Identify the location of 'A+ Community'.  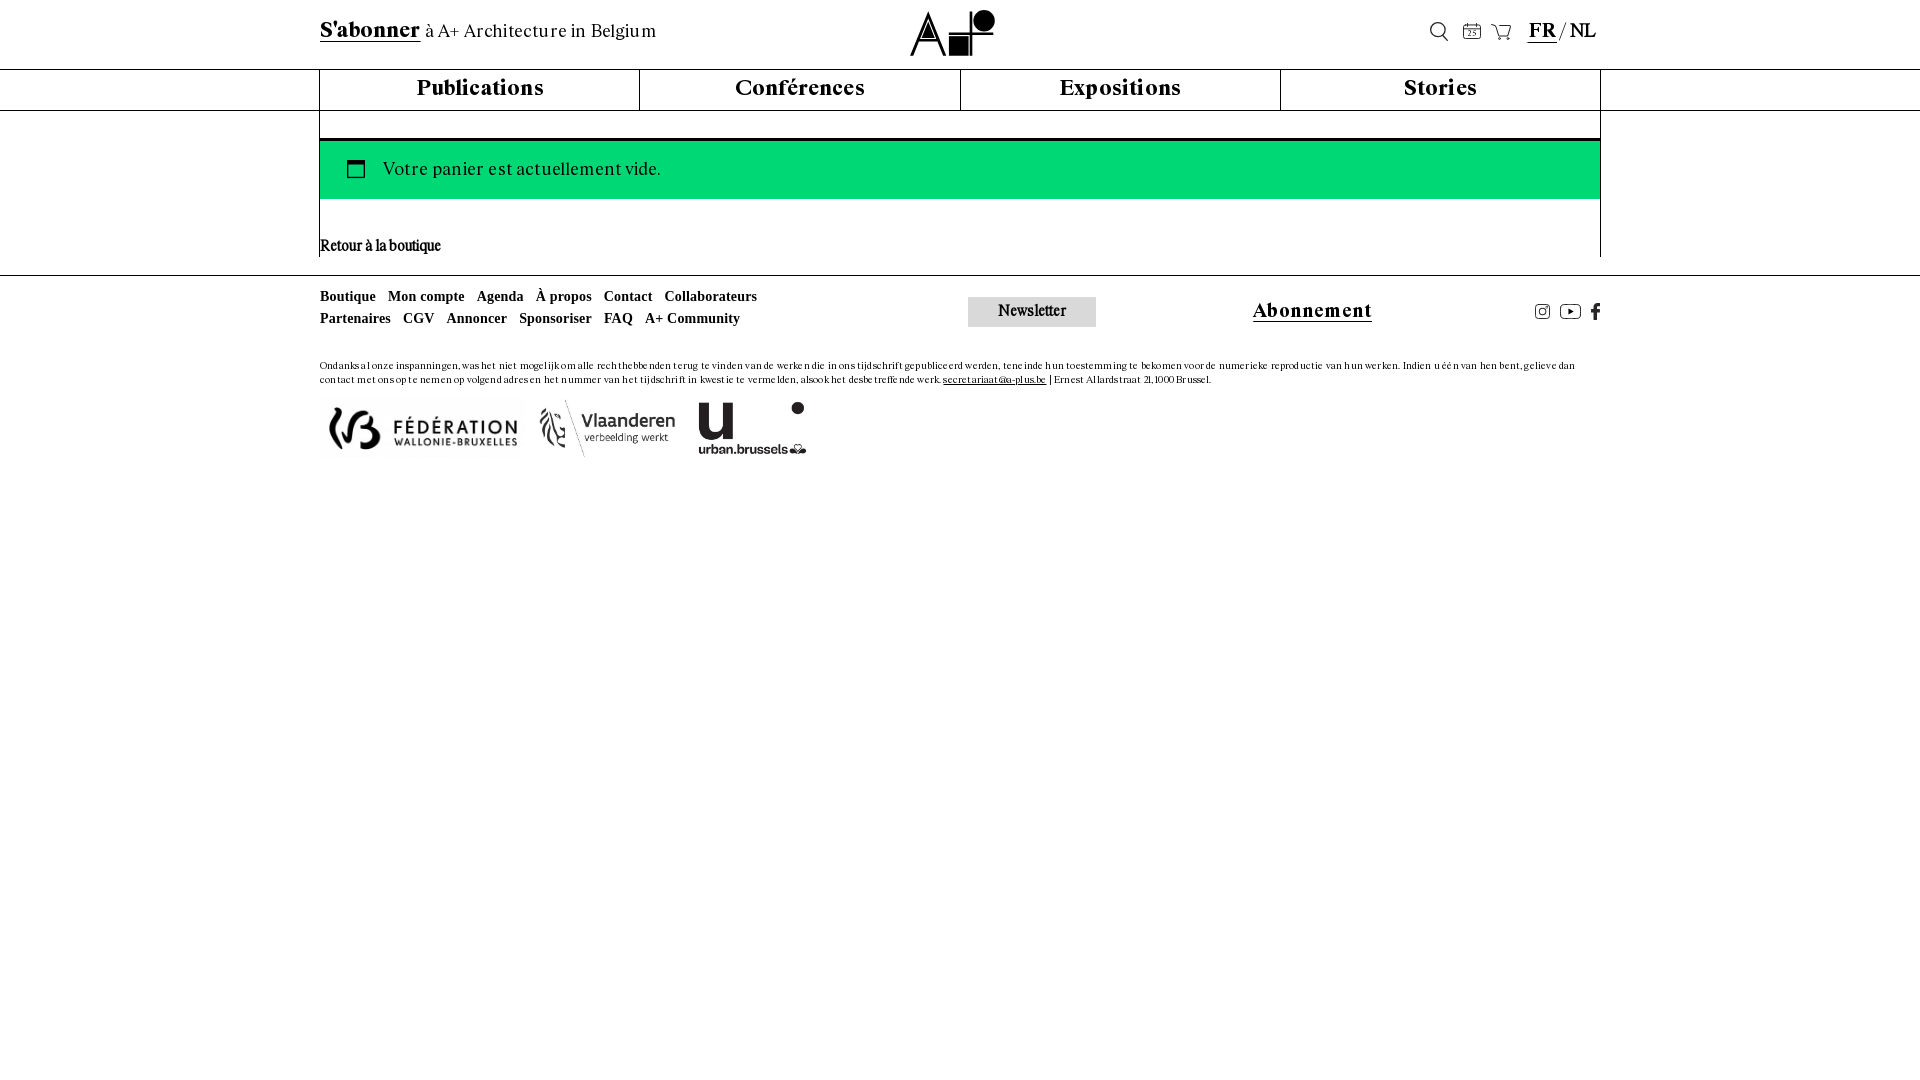
(692, 317).